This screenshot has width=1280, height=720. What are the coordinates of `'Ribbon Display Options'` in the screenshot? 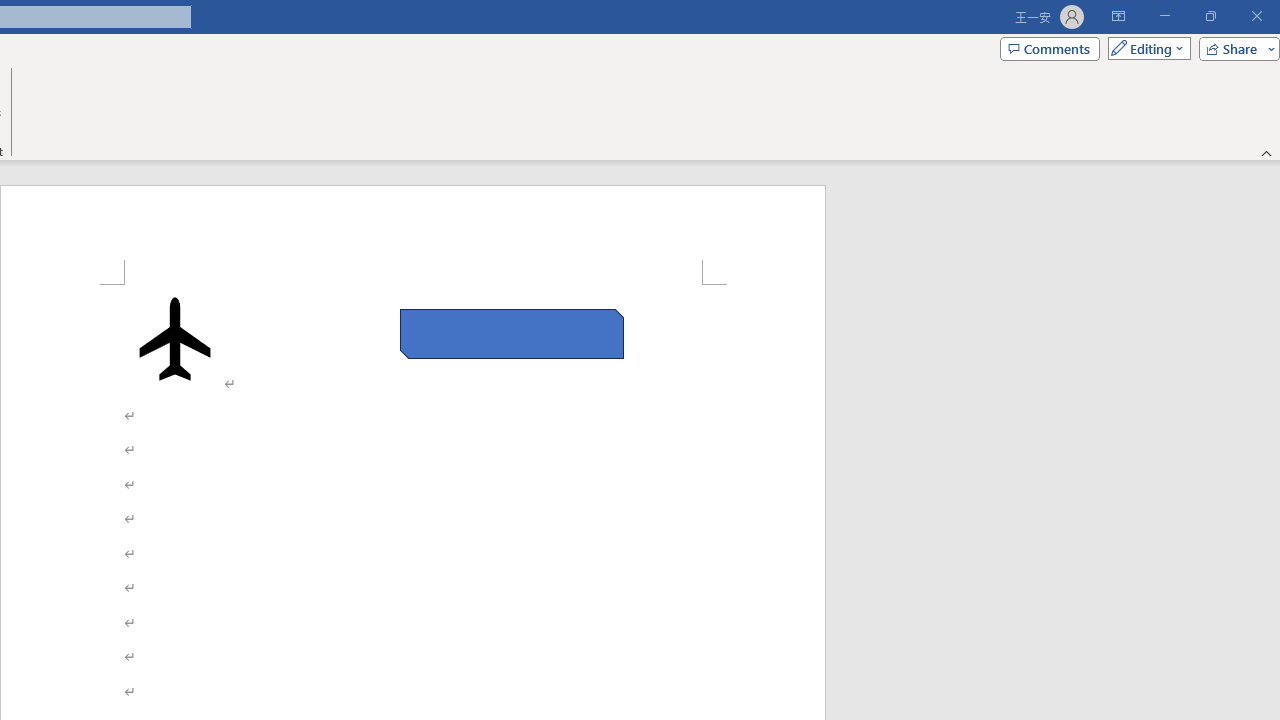 It's located at (1117, 16).